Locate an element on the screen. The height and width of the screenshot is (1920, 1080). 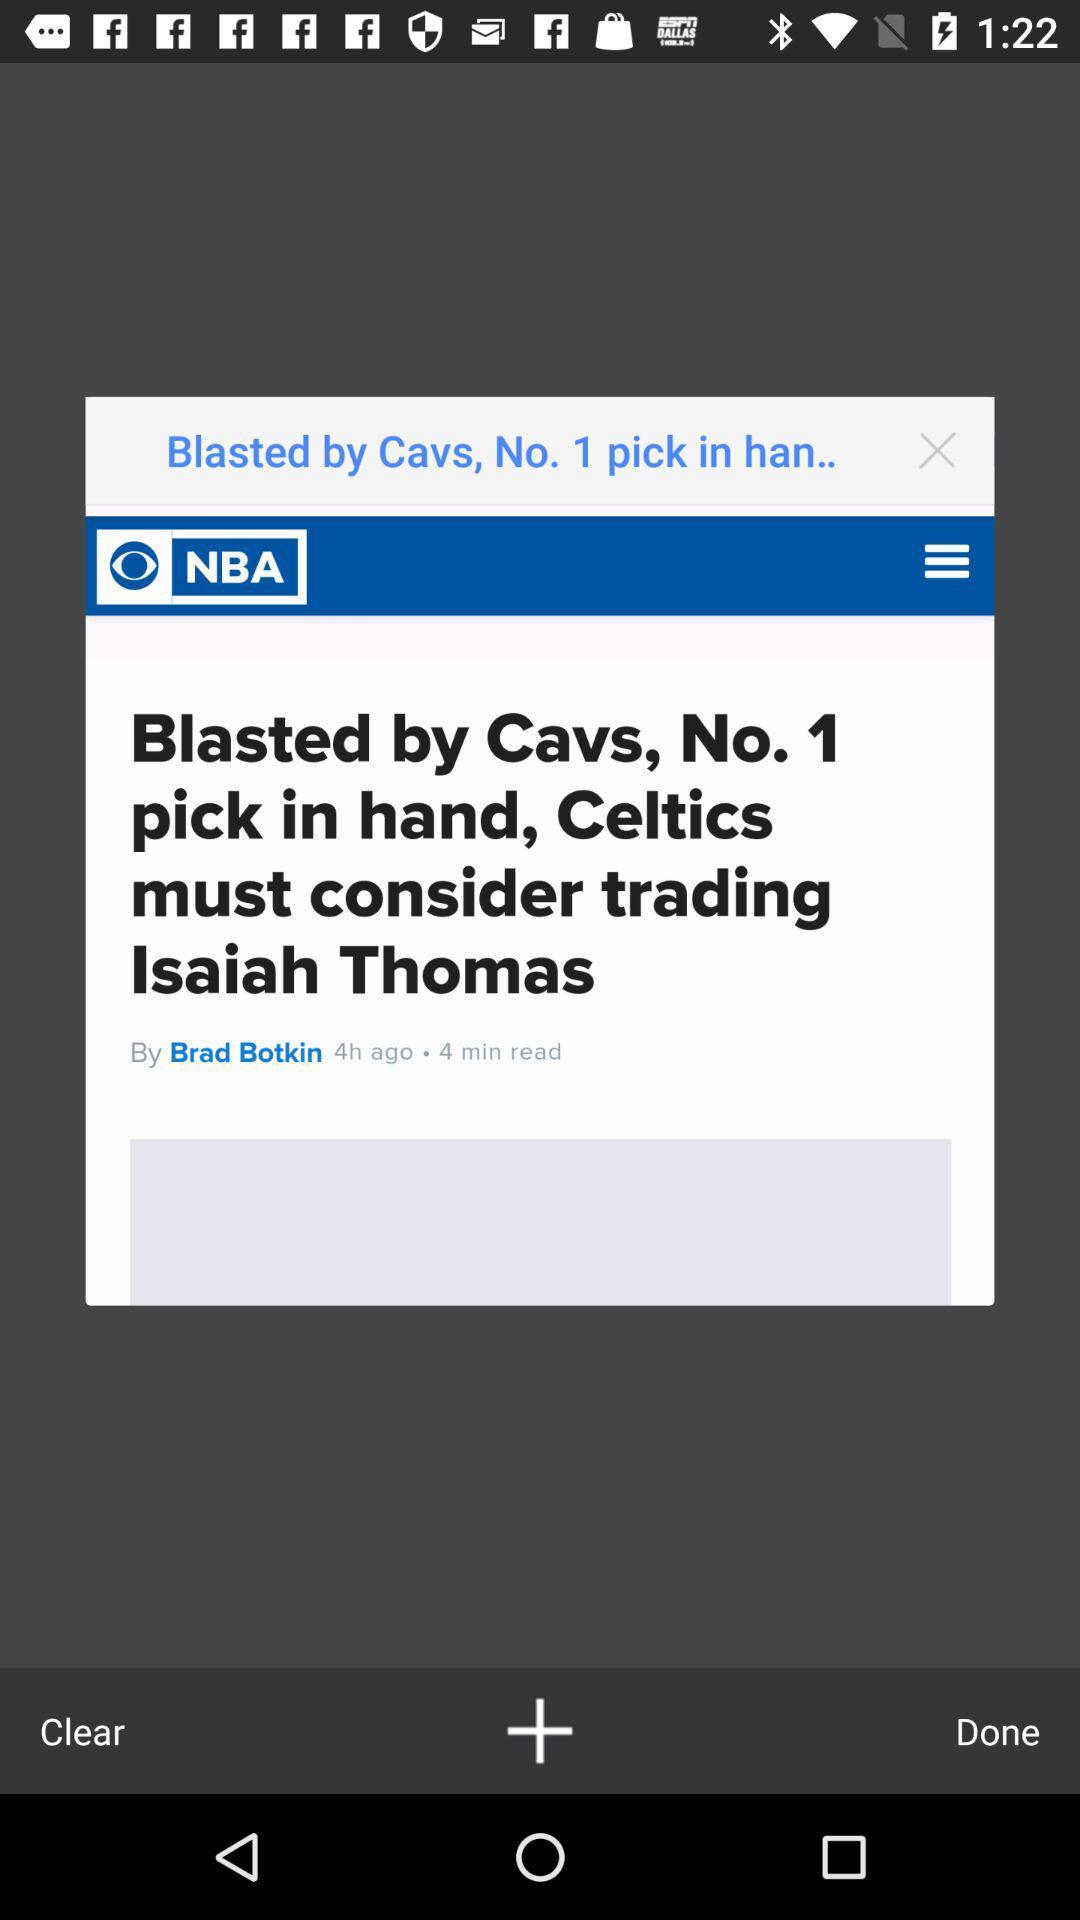
the clear icon is located at coordinates (81, 1730).